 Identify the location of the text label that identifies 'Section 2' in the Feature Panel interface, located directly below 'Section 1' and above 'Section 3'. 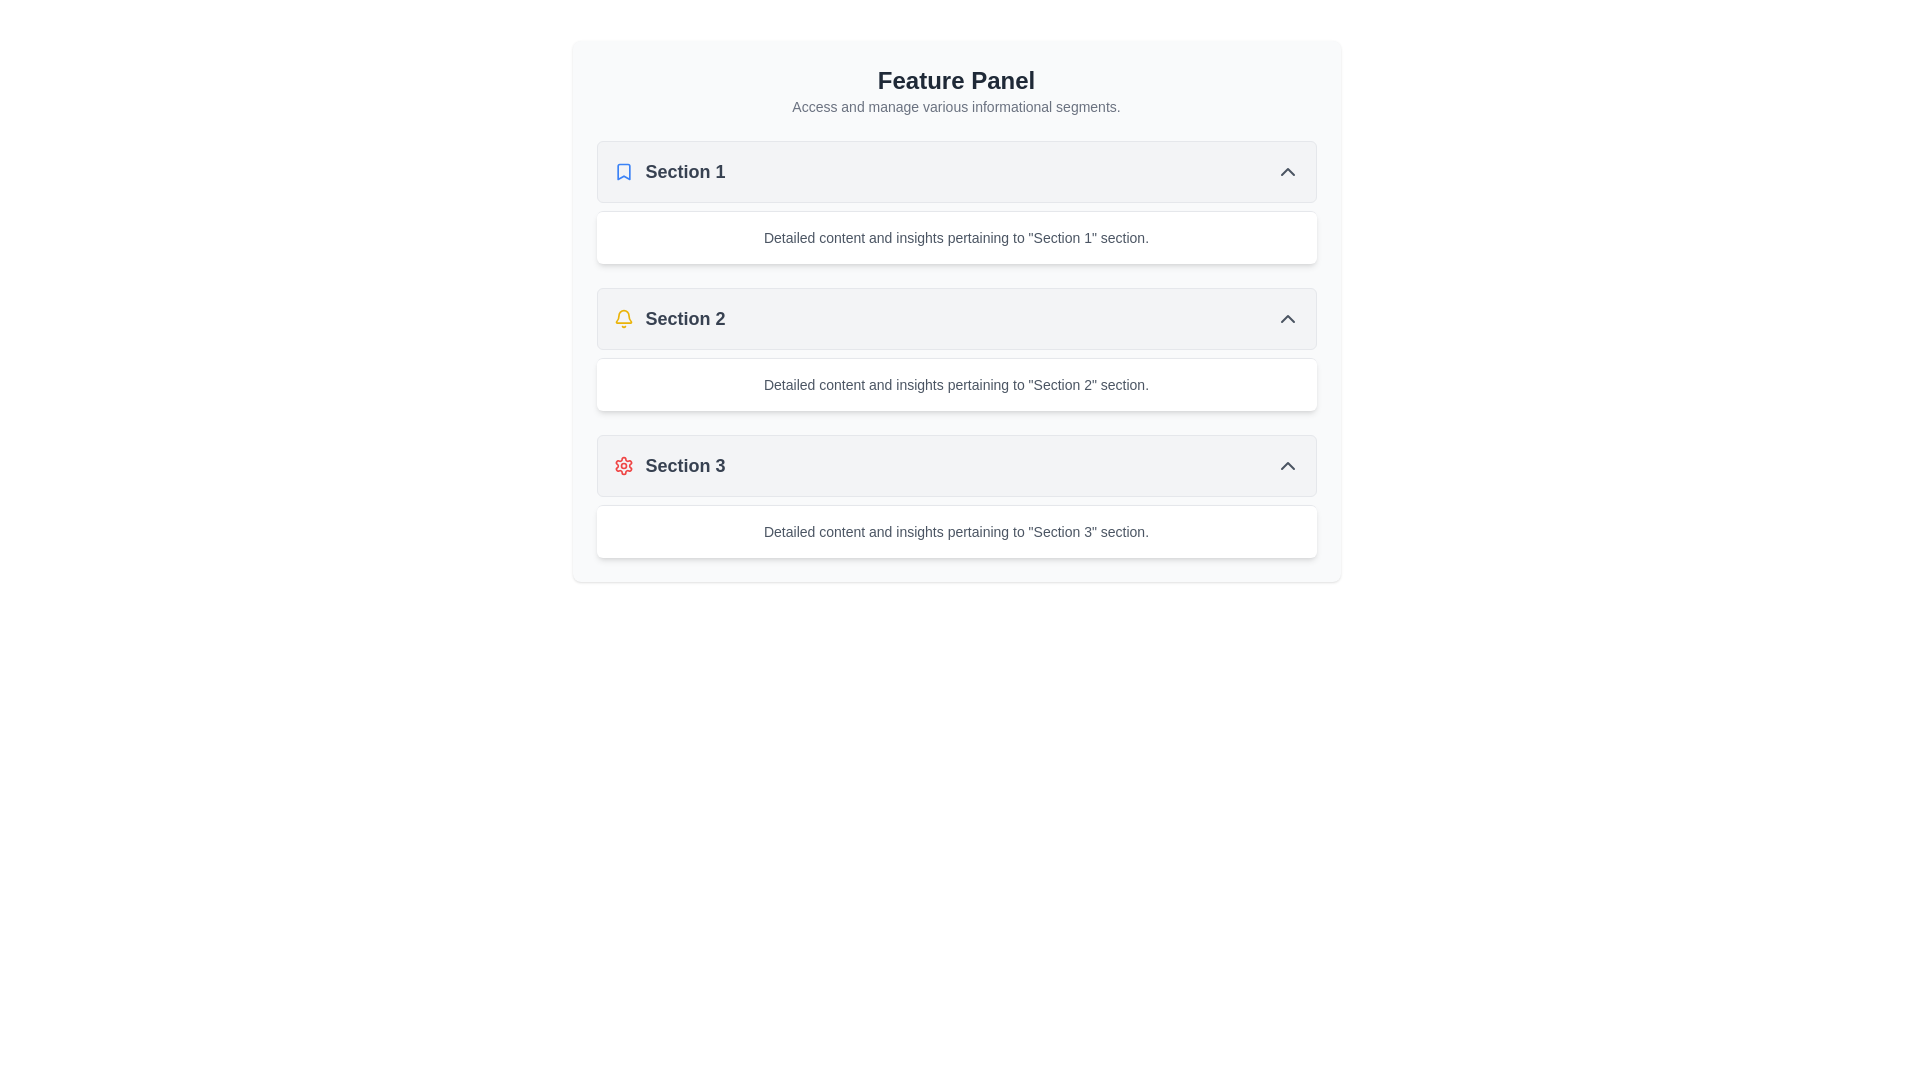
(685, 318).